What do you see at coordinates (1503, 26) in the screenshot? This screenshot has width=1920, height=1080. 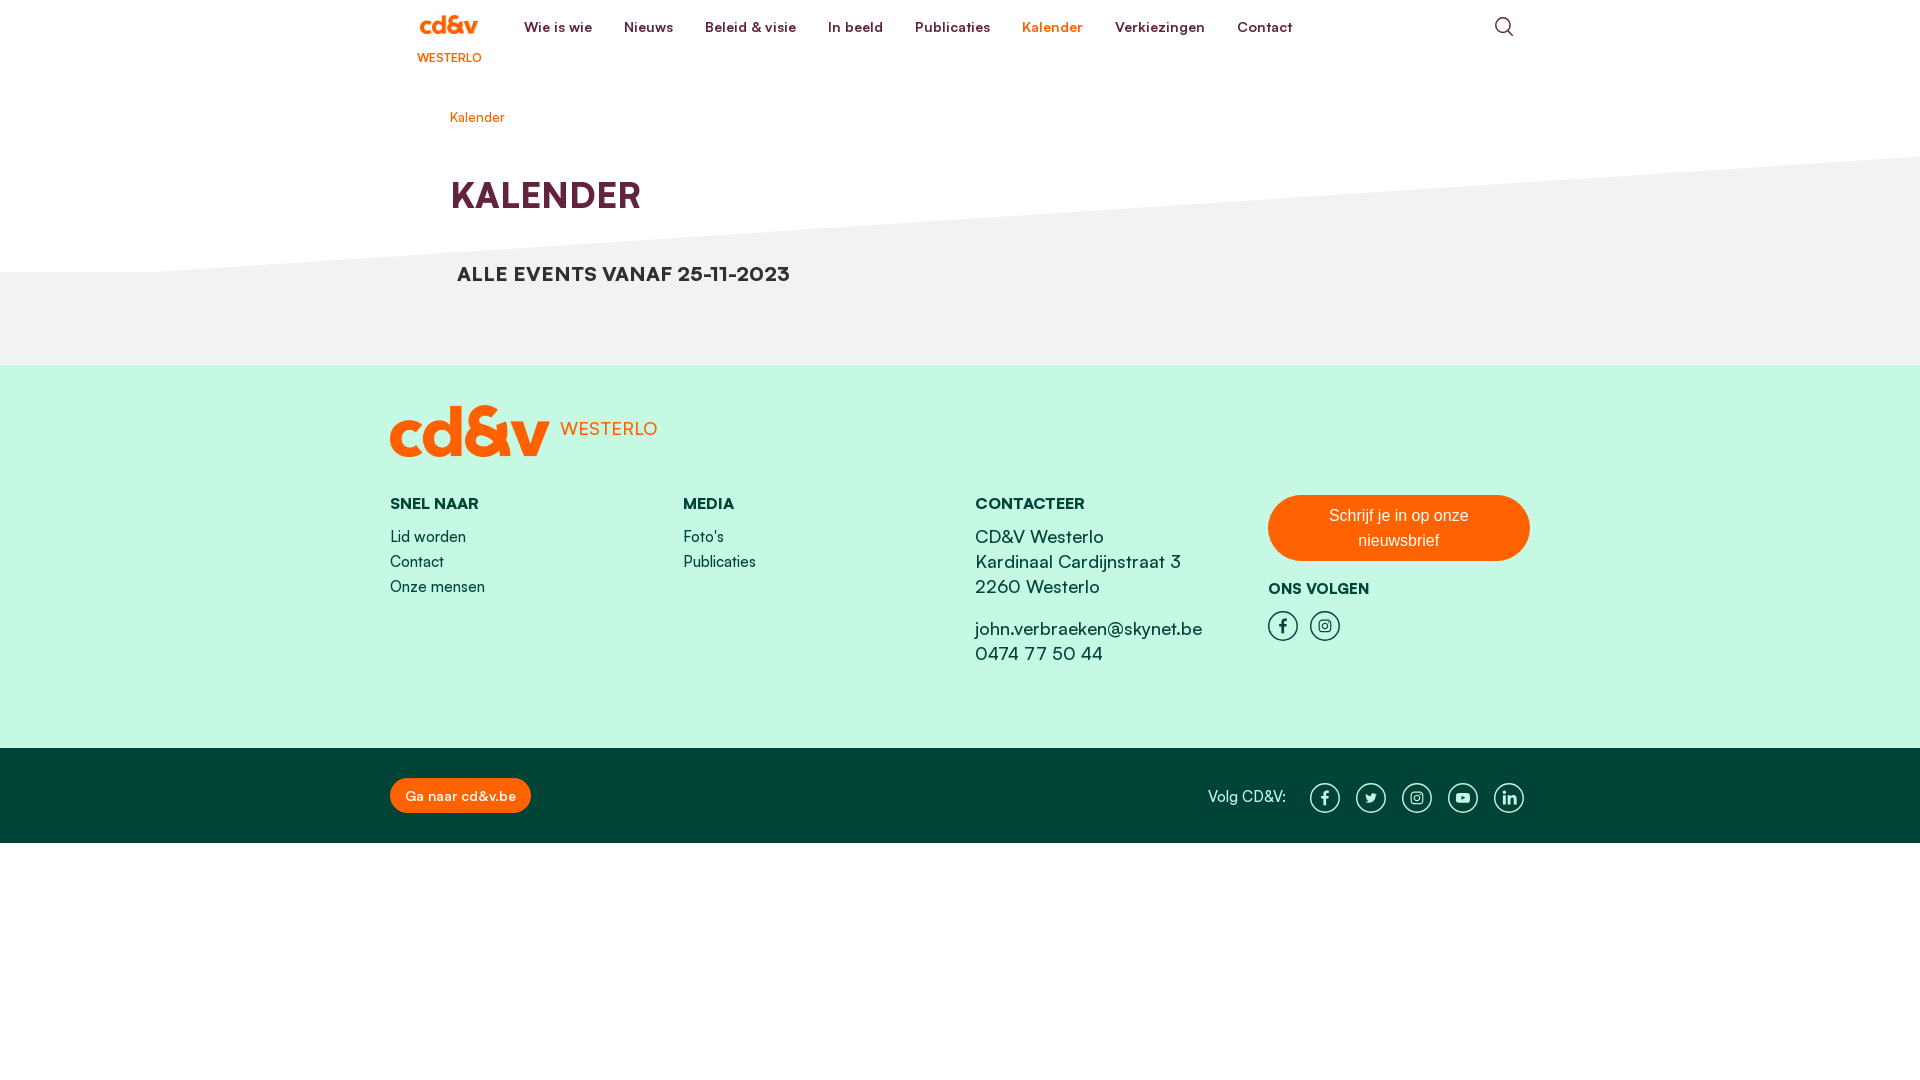 I see `'Search'` at bounding box center [1503, 26].